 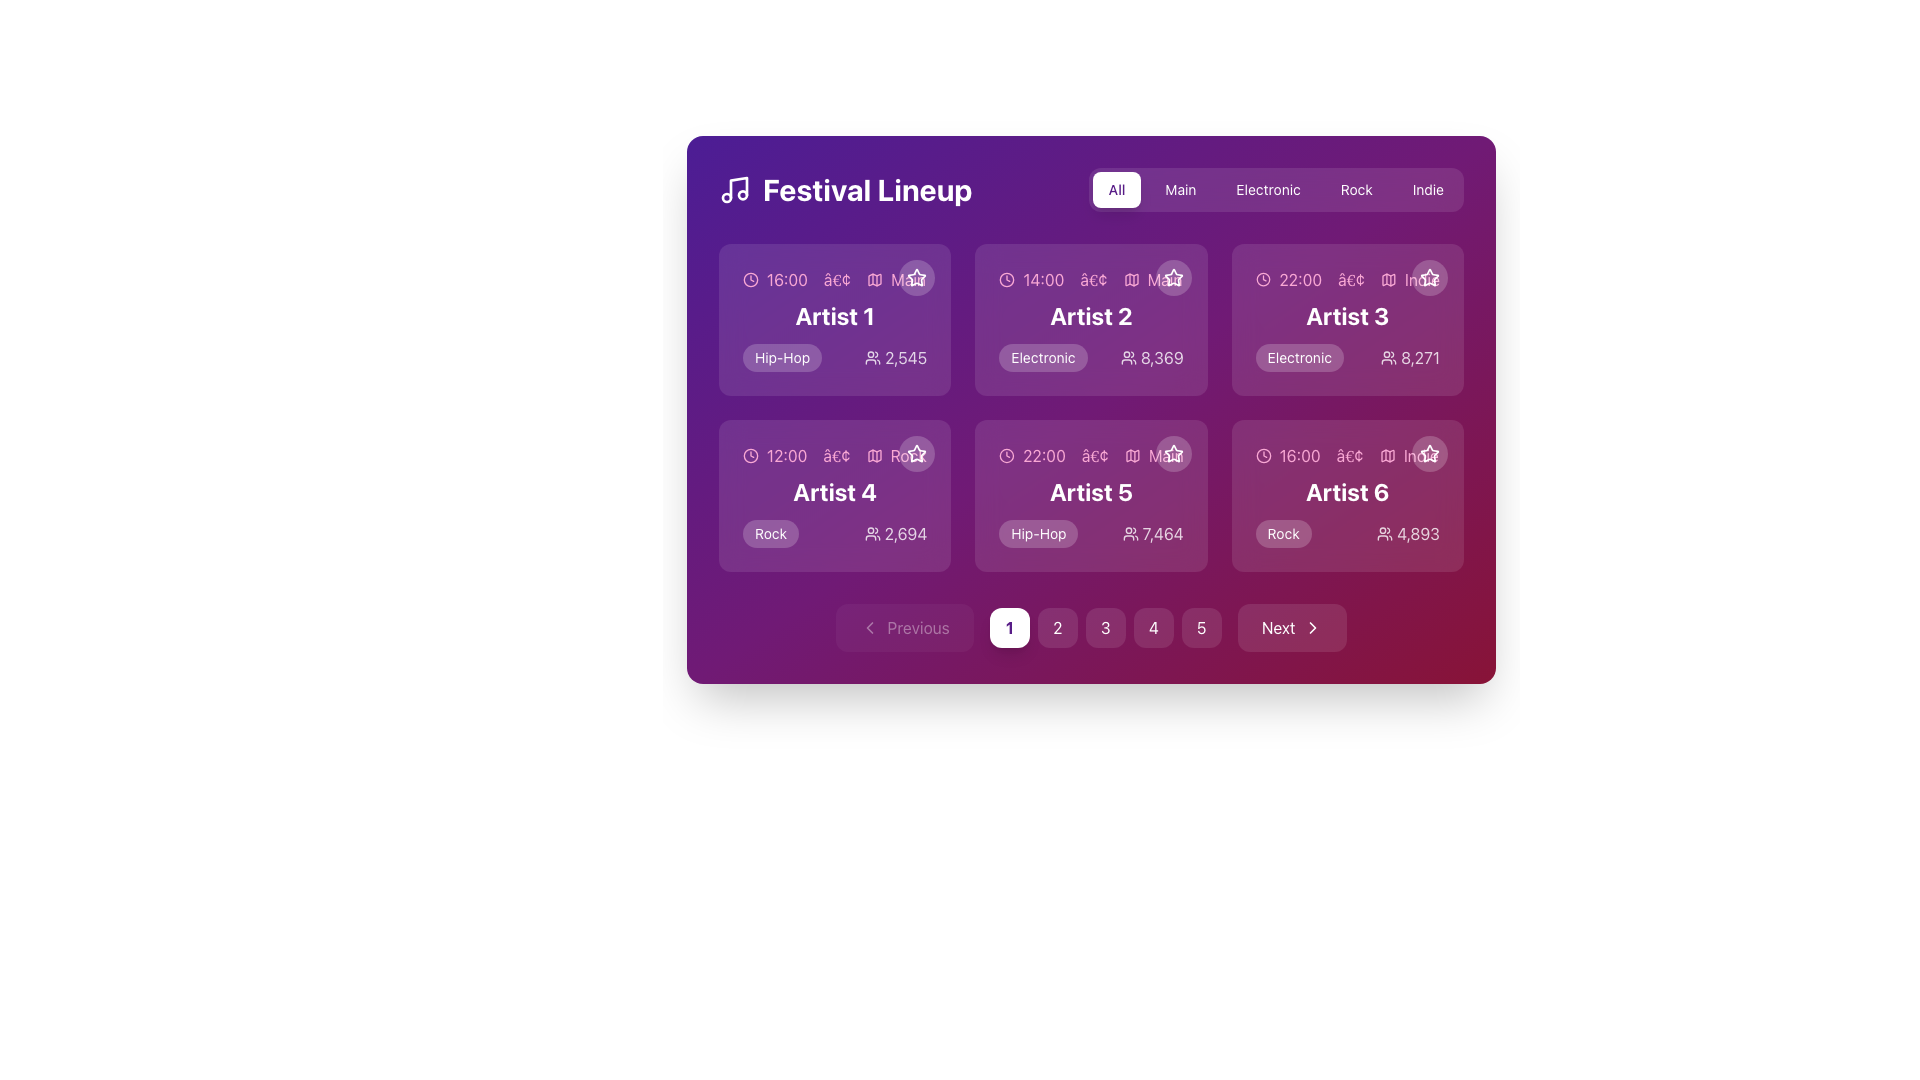 What do you see at coordinates (1128, 357) in the screenshot?
I see `the icon that represents the number of attendees associated with the second card in the top row of the grid layout, positioned to the left of the text '8,369'` at bounding box center [1128, 357].